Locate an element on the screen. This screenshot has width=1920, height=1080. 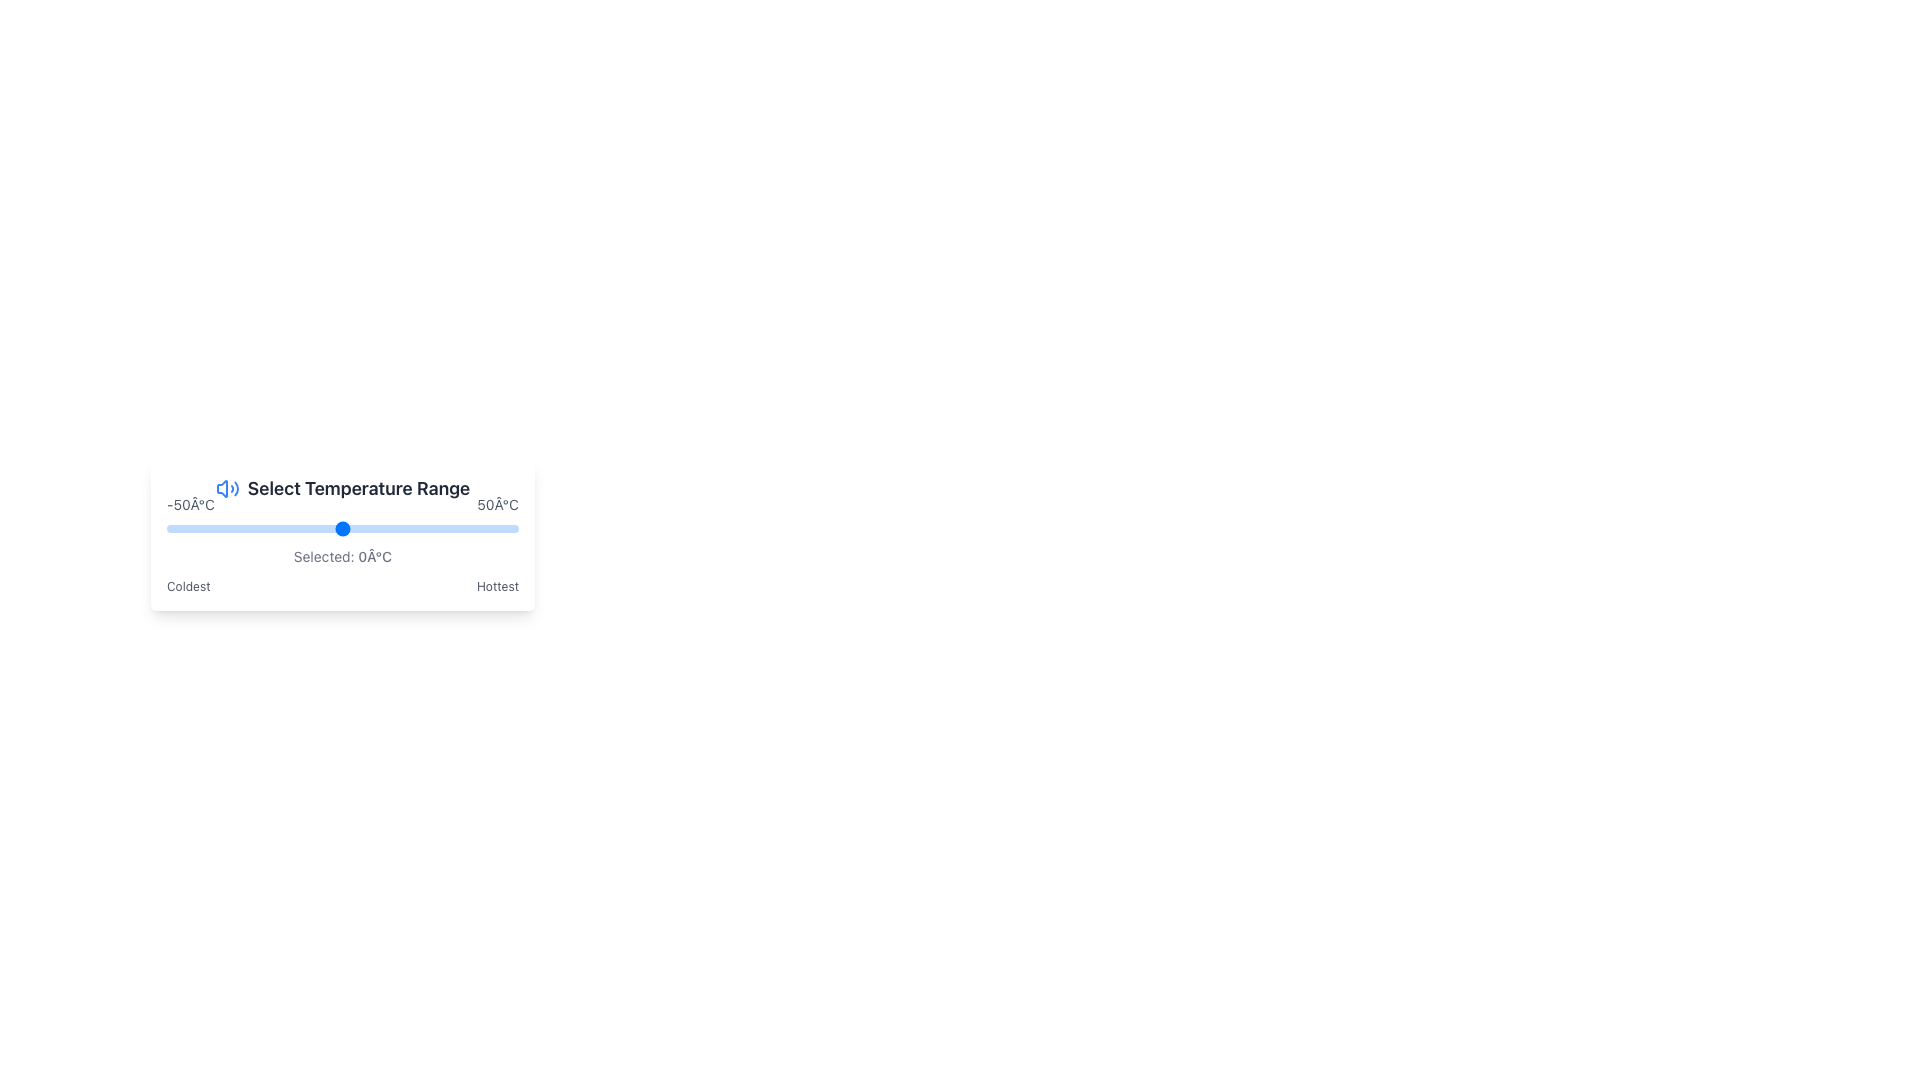
the text label displaying '0°C', which is part of the text 'Selected: 0°C' and positioned towards the right side of the enclosing text is located at coordinates (375, 556).